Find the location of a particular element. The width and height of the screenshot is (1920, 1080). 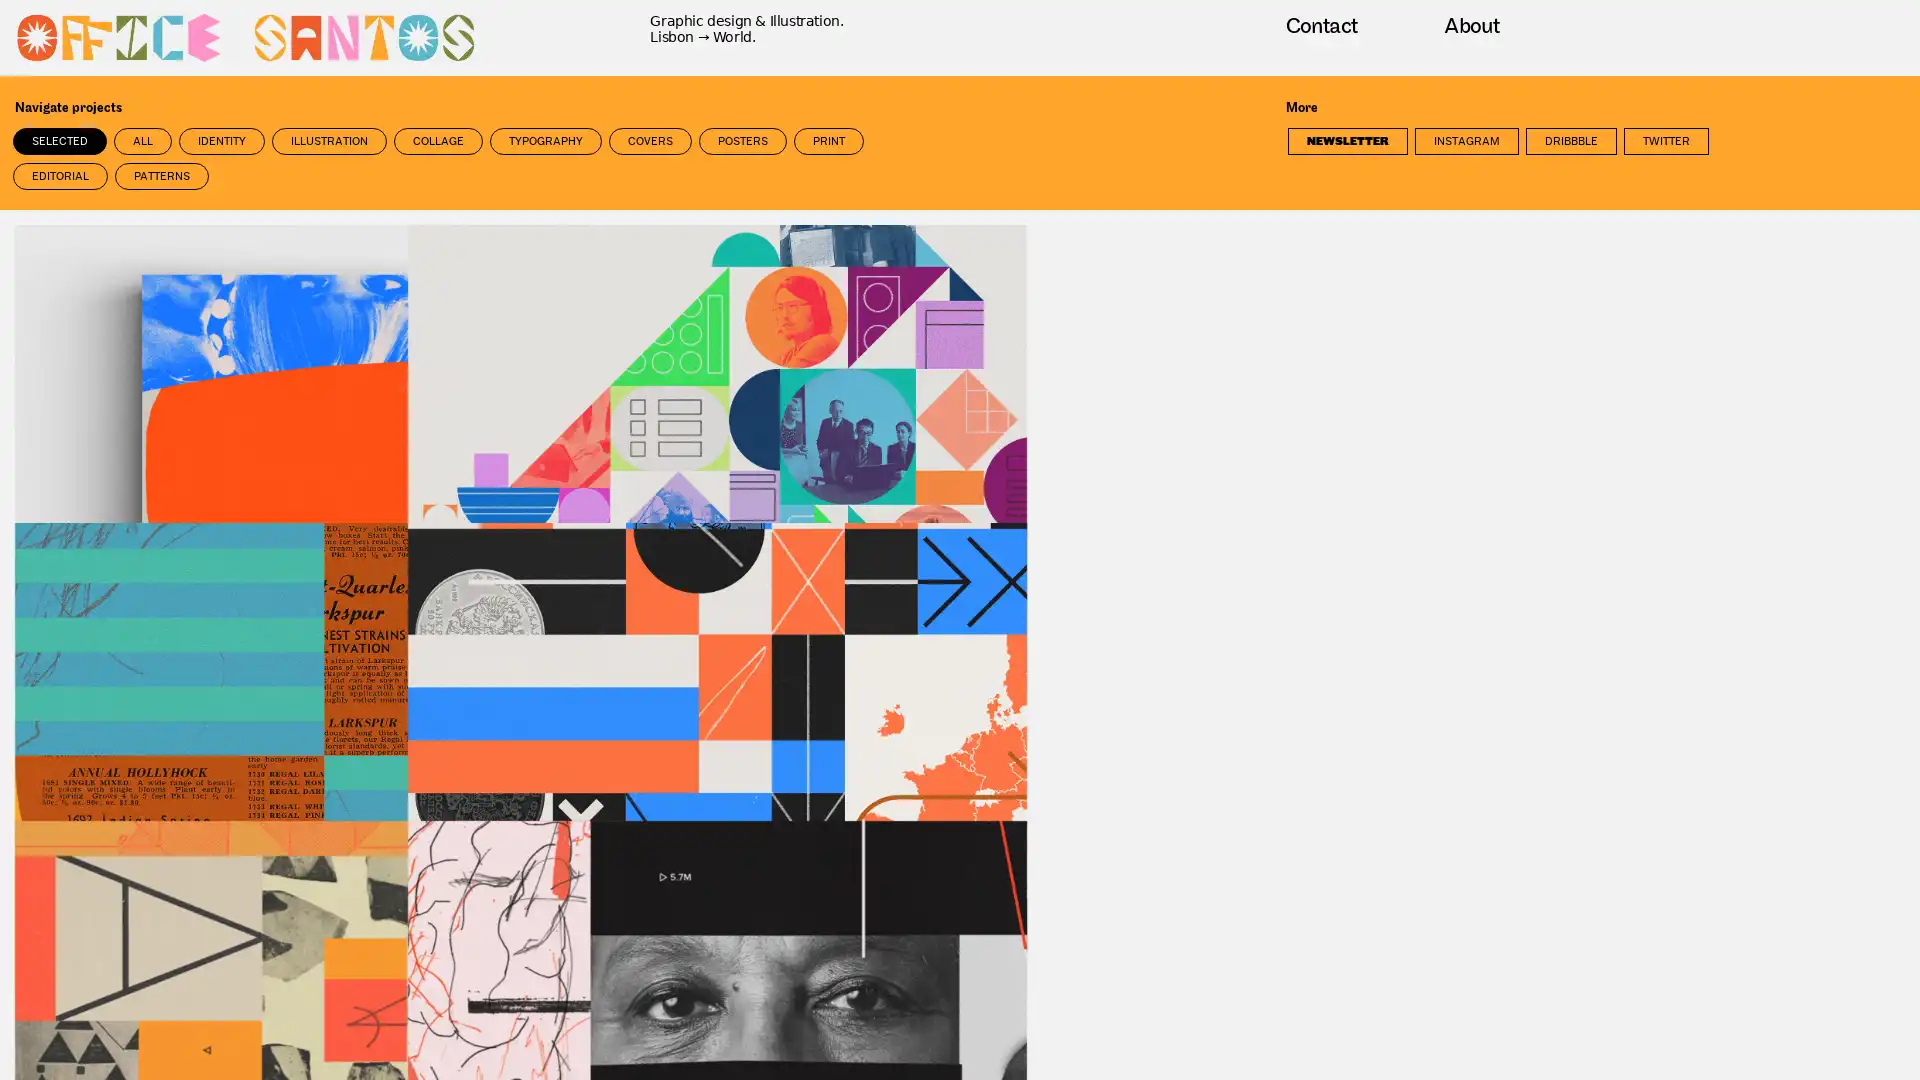

EDITORIAL is located at coordinates (60, 175).